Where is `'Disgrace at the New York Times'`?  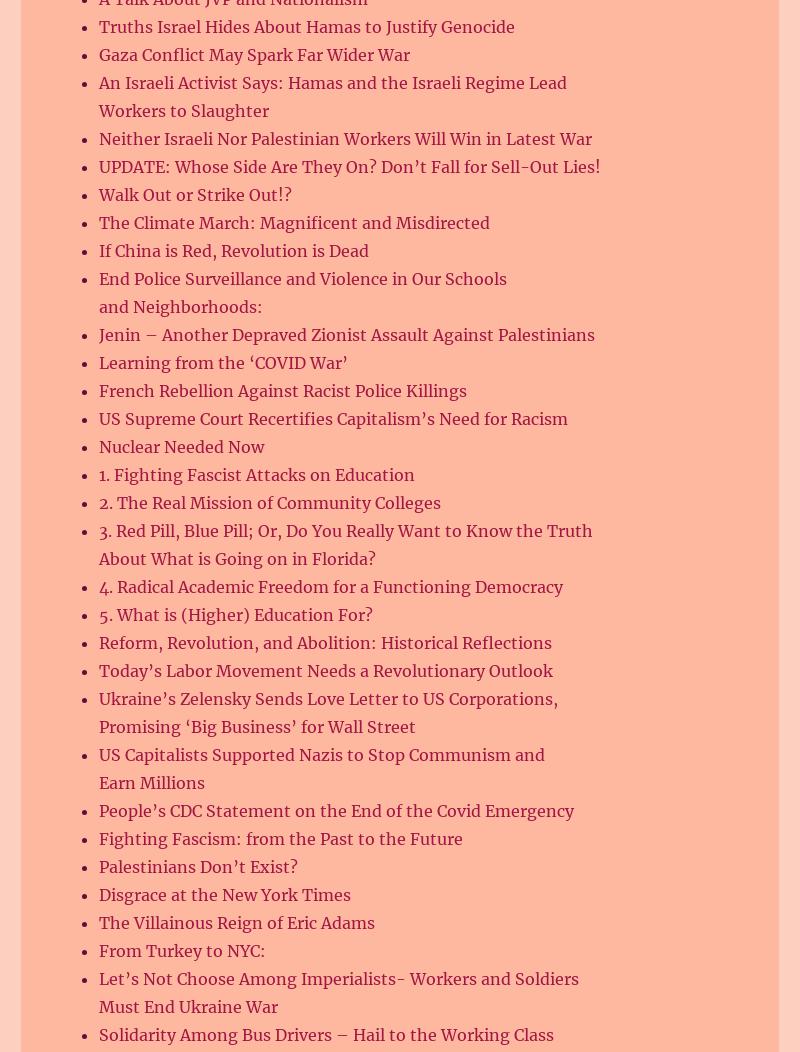
'Disgrace at the New York Times' is located at coordinates (224, 895).